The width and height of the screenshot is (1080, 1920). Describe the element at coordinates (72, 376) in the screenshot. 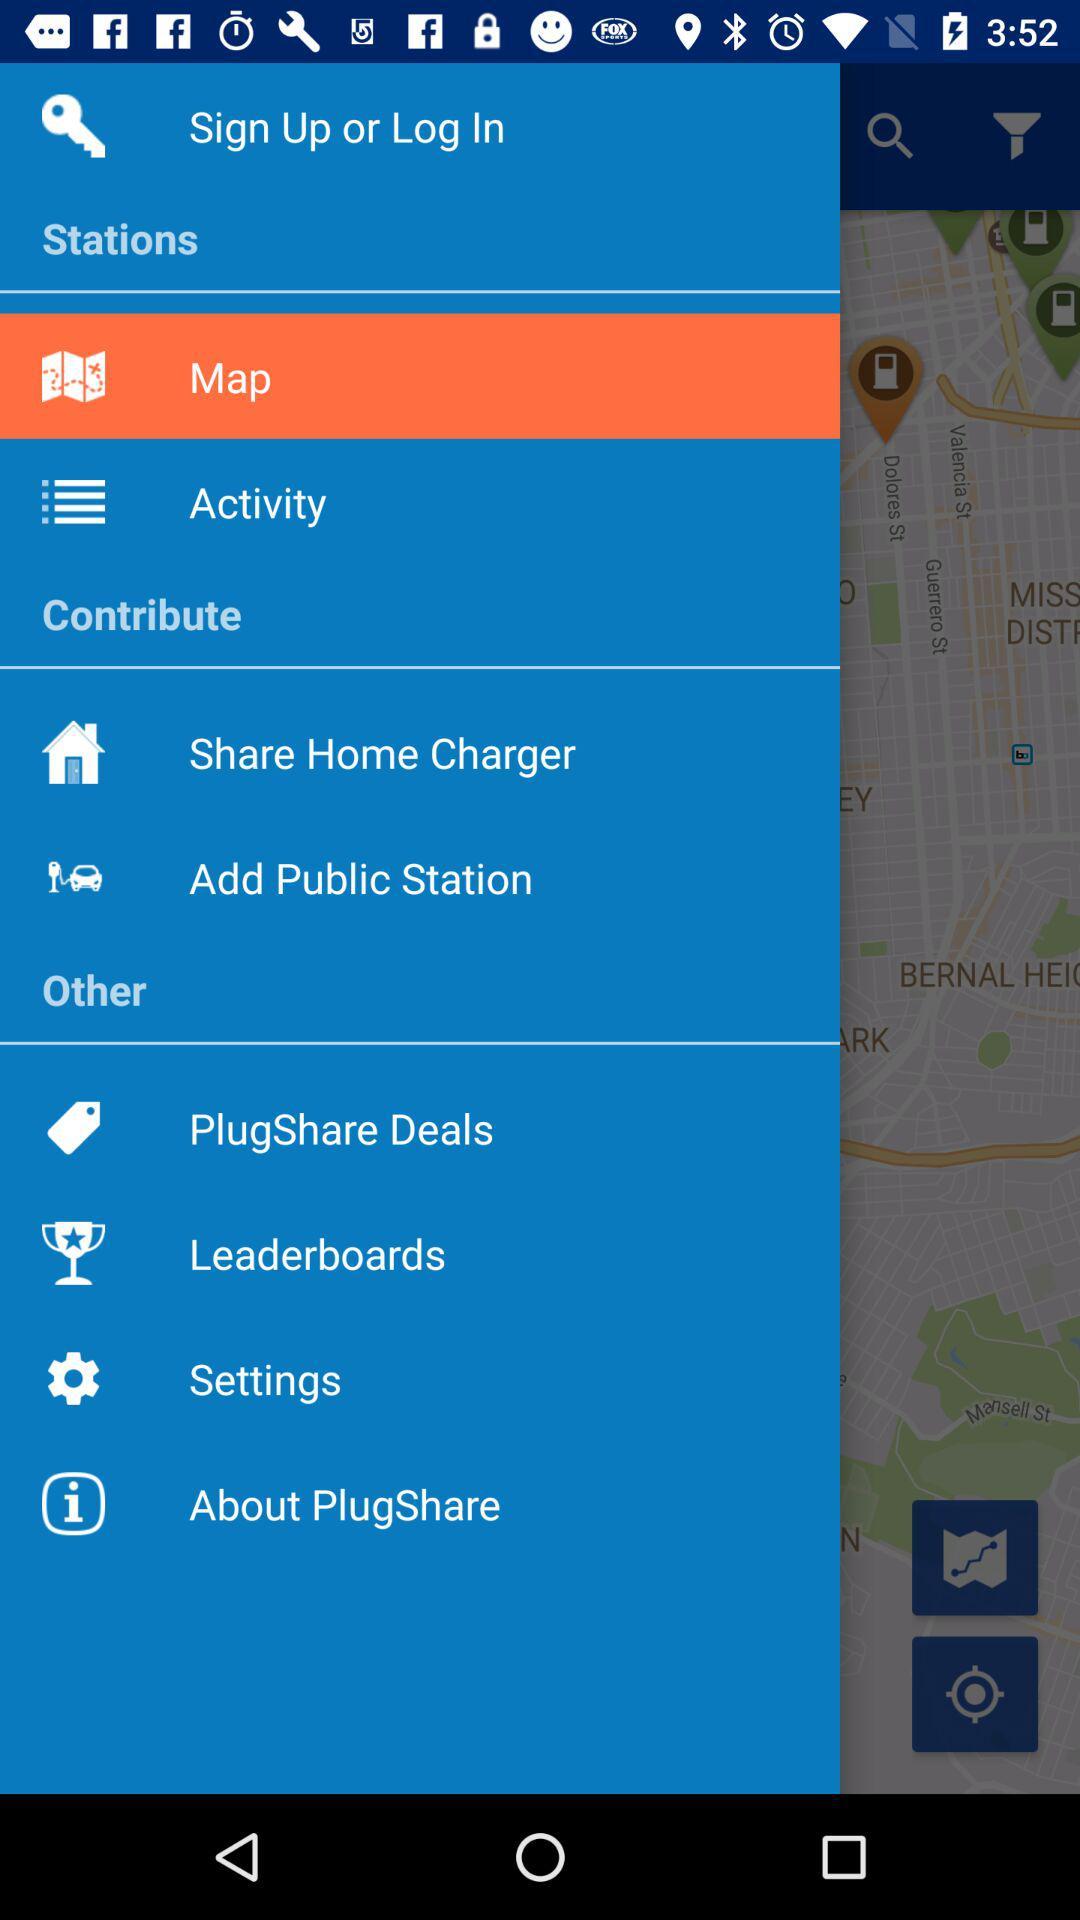

I see `the map icon` at that location.